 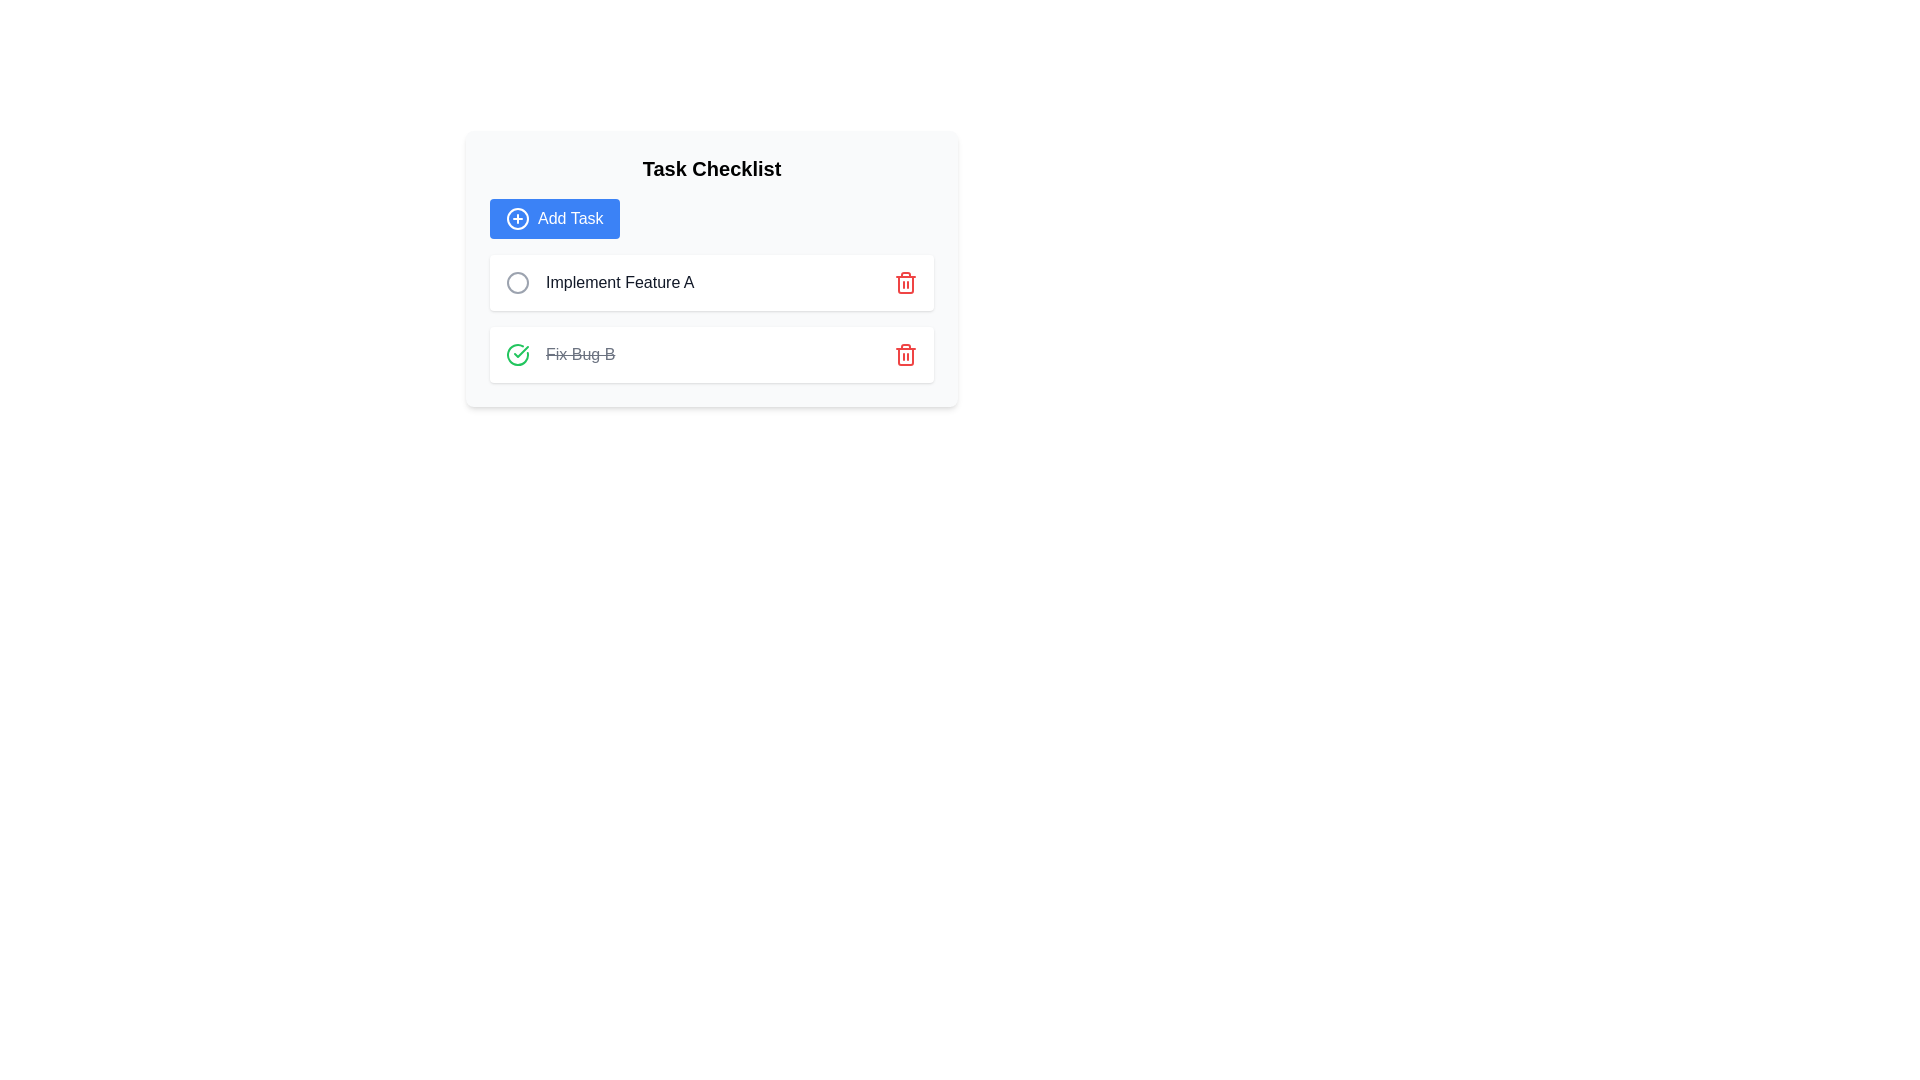 I want to click on the text label titled 'Implement Feature A', so click(x=599, y=282).